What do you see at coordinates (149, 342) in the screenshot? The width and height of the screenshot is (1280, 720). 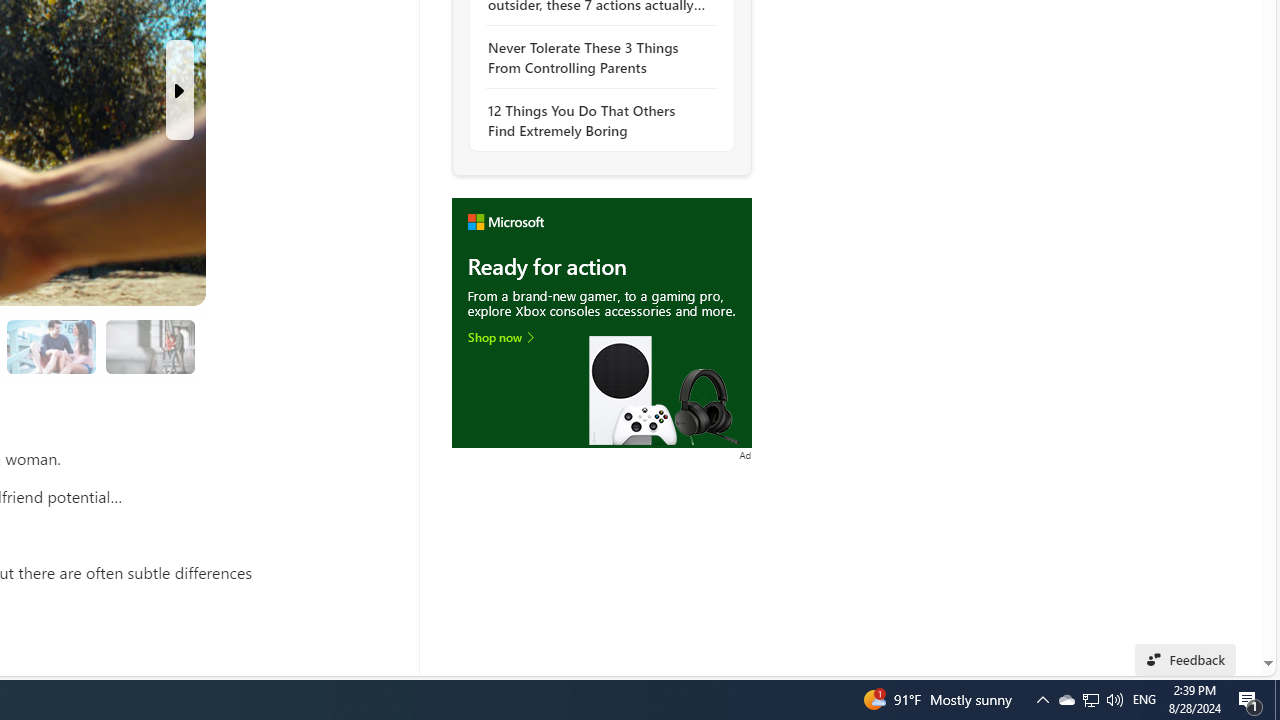 I see `'Class: progress'` at bounding box center [149, 342].